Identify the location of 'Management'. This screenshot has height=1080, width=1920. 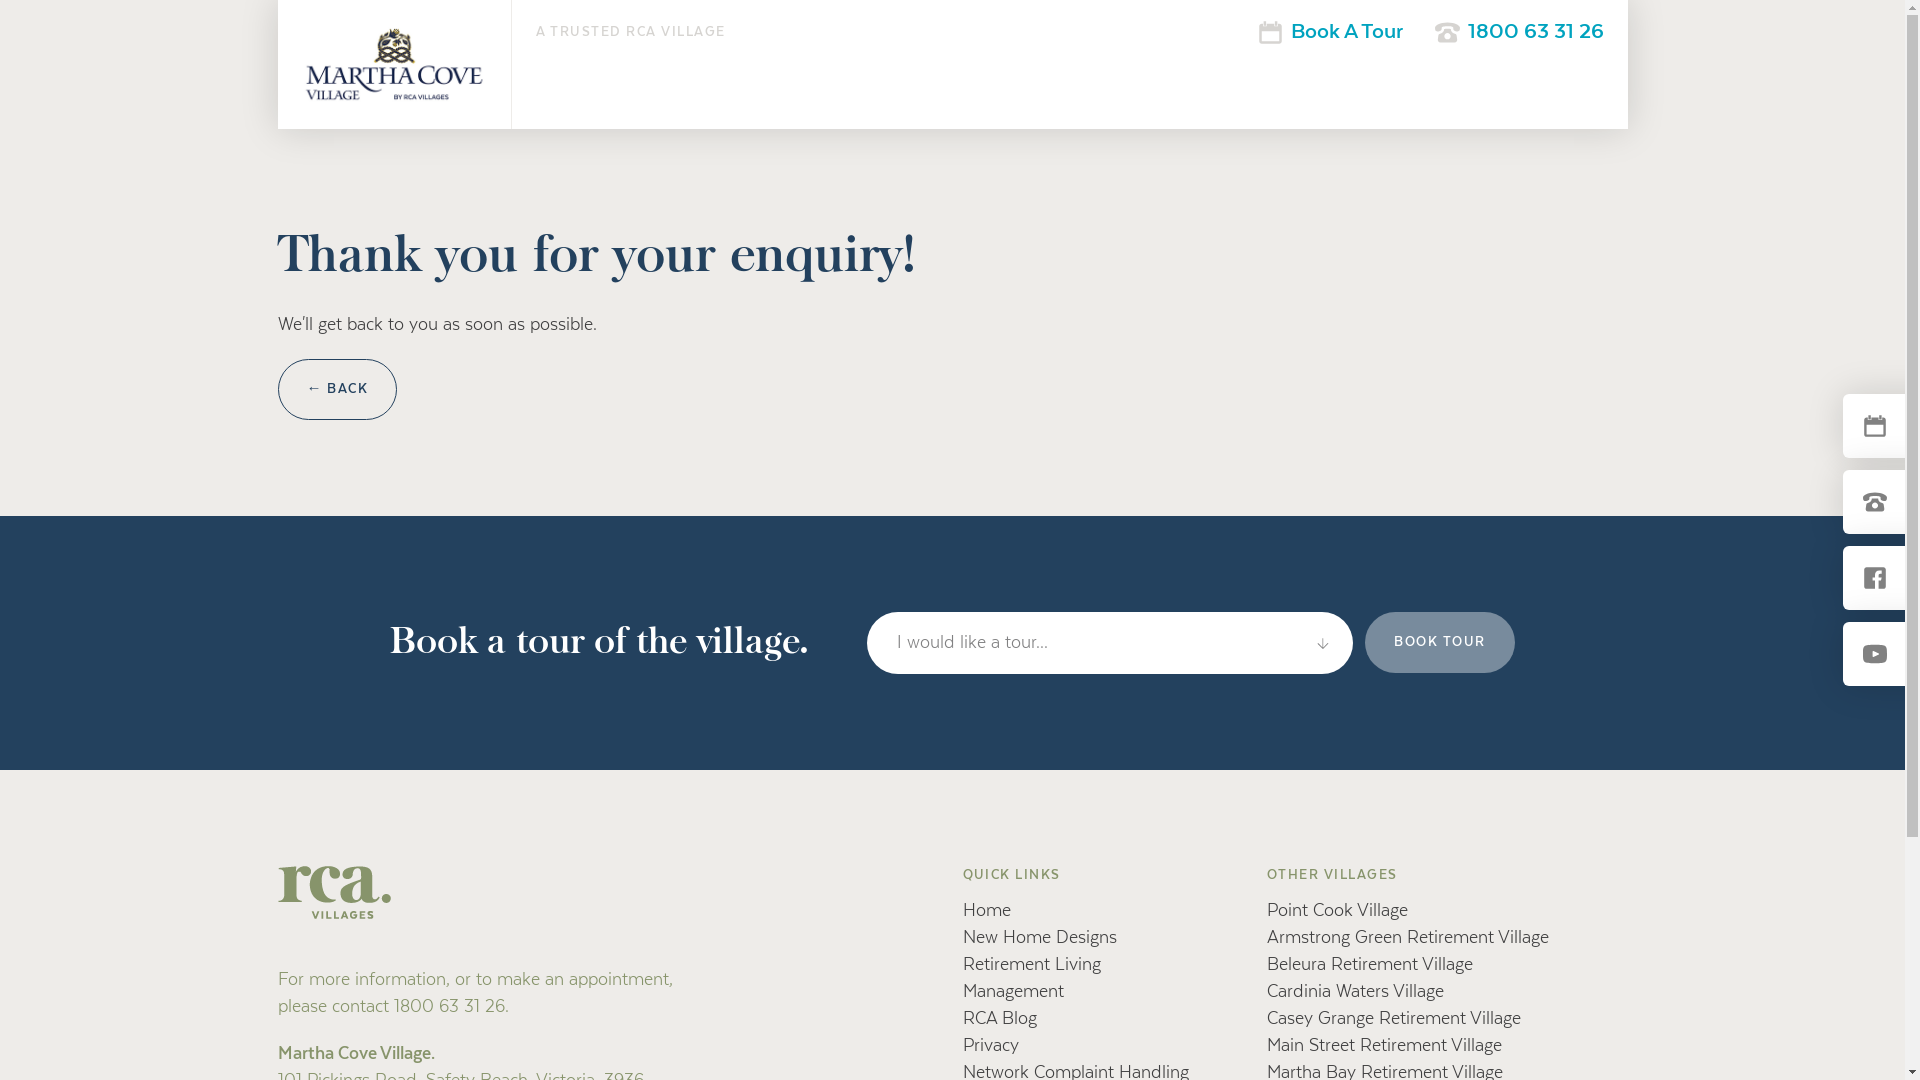
(1012, 991).